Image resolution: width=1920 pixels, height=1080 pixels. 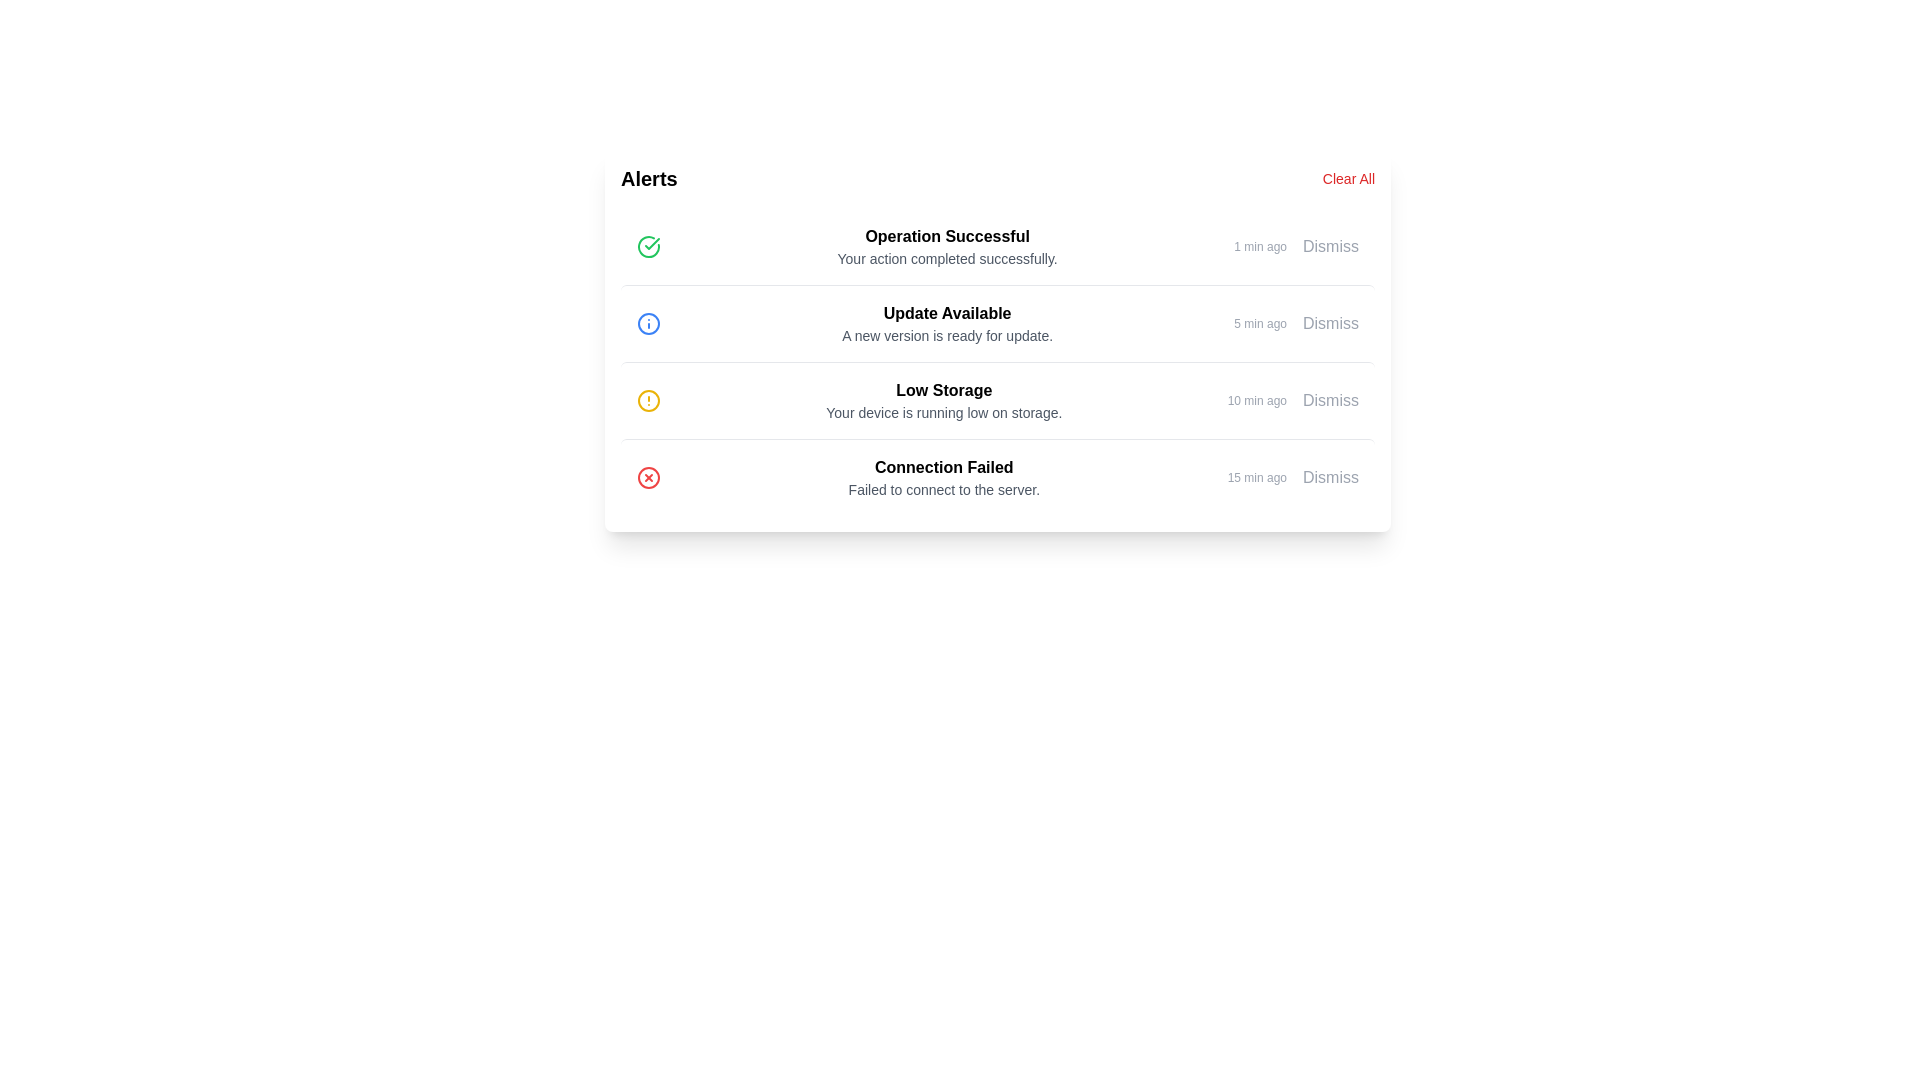 I want to click on the text element indicating the time elapsed since the notification was generated, located in the 'Update Available' notification row, positioned after the description text and before the 'Dismiss' button, so click(x=1259, y=323).